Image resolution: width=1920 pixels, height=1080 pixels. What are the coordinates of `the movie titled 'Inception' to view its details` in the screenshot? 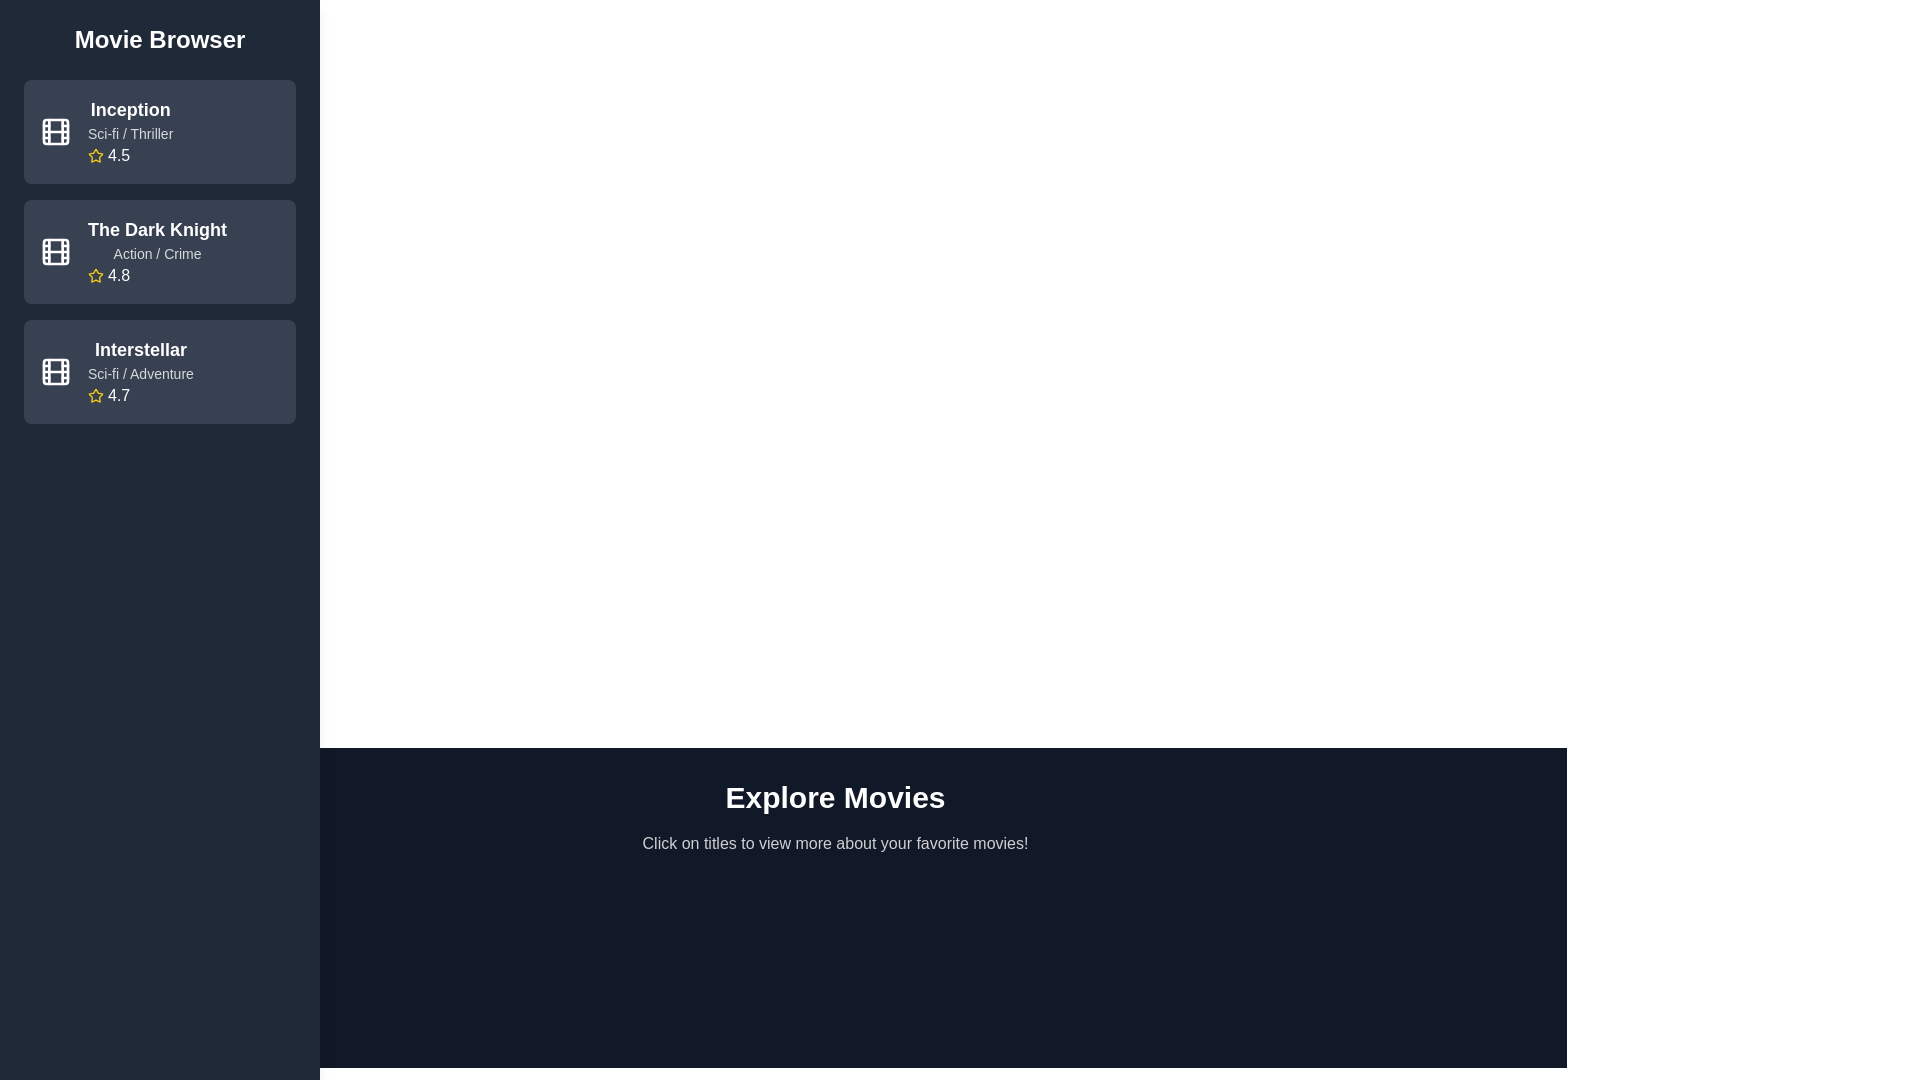 It's located at (158, 131).